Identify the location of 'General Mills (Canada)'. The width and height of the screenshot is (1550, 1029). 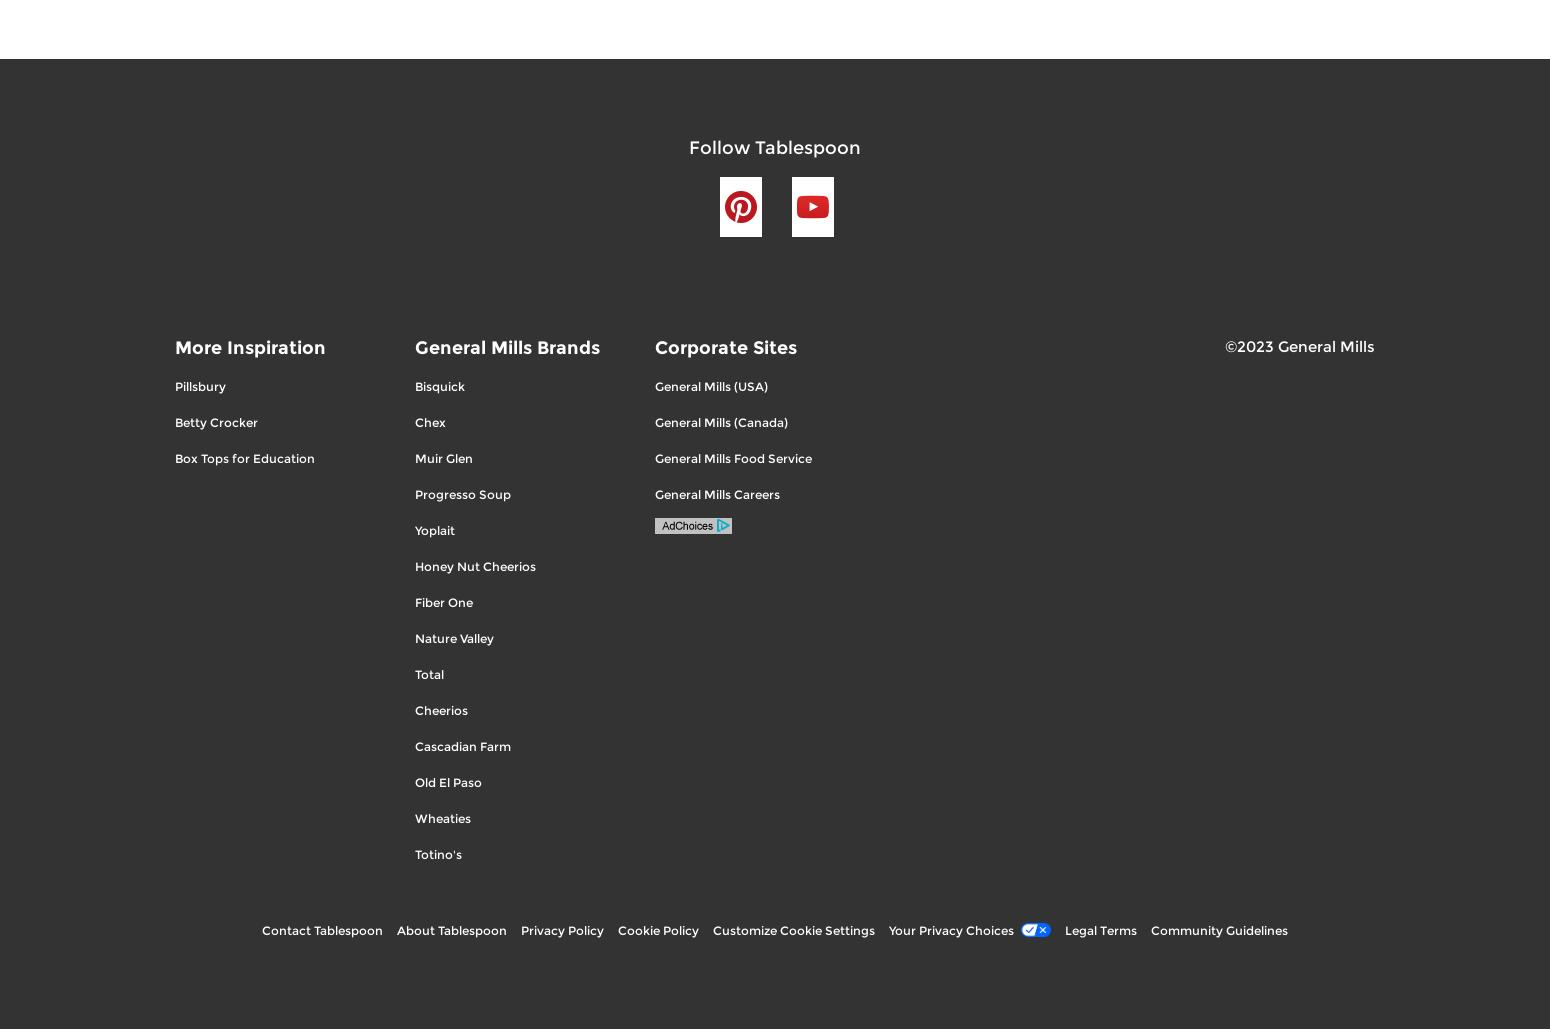
(721, 420).